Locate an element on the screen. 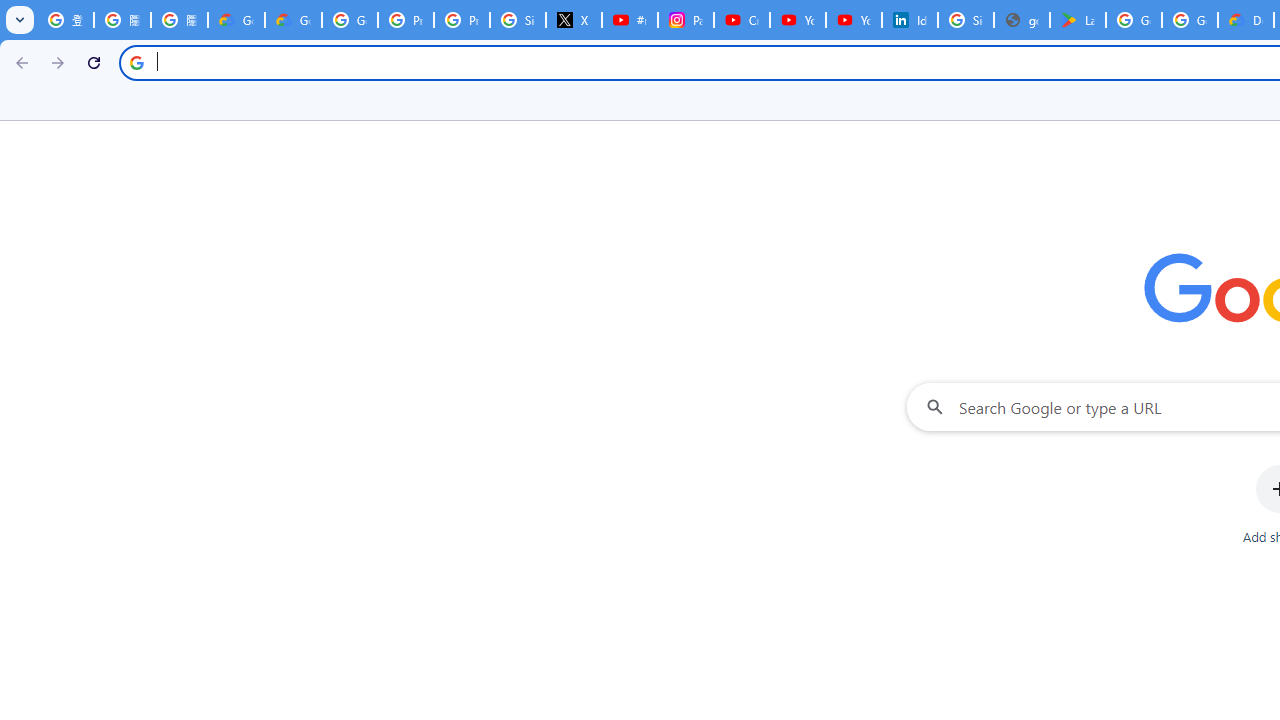  'Privacy Help Center - Policies Help' is located at coordinates (404, 20).